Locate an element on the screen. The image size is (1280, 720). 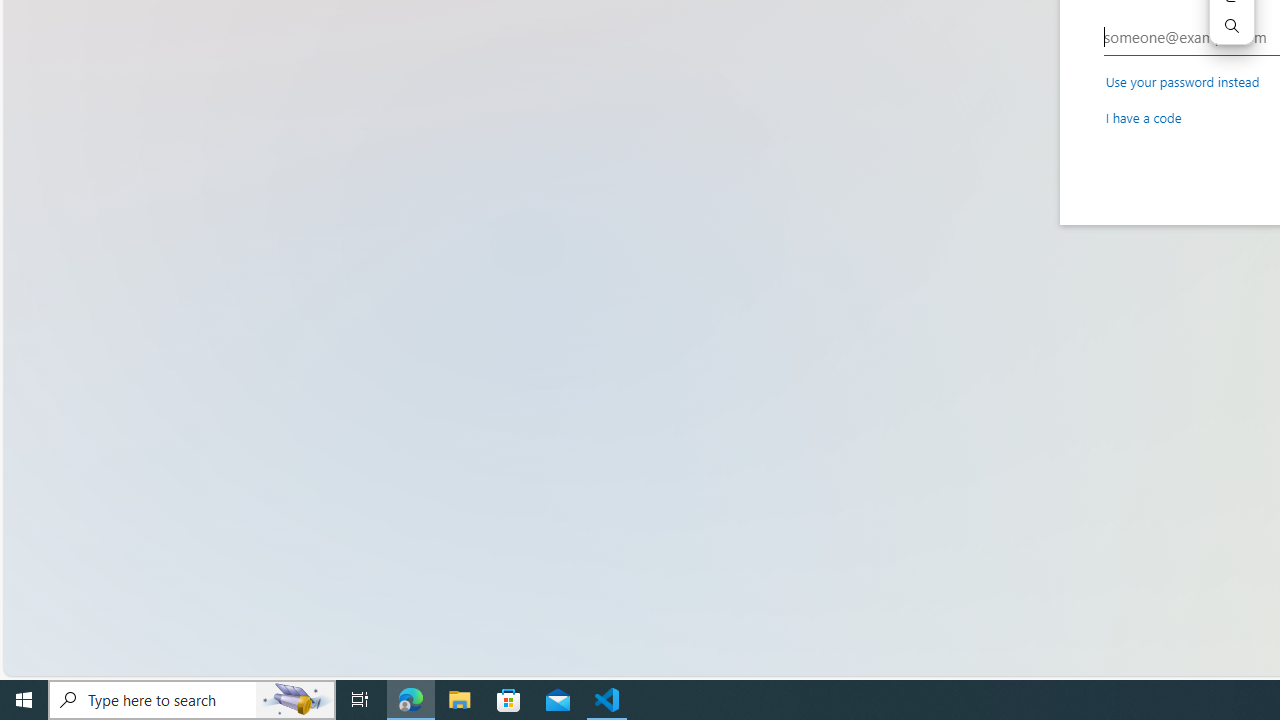
'I have a code' is located at coordinates (1143, 117).